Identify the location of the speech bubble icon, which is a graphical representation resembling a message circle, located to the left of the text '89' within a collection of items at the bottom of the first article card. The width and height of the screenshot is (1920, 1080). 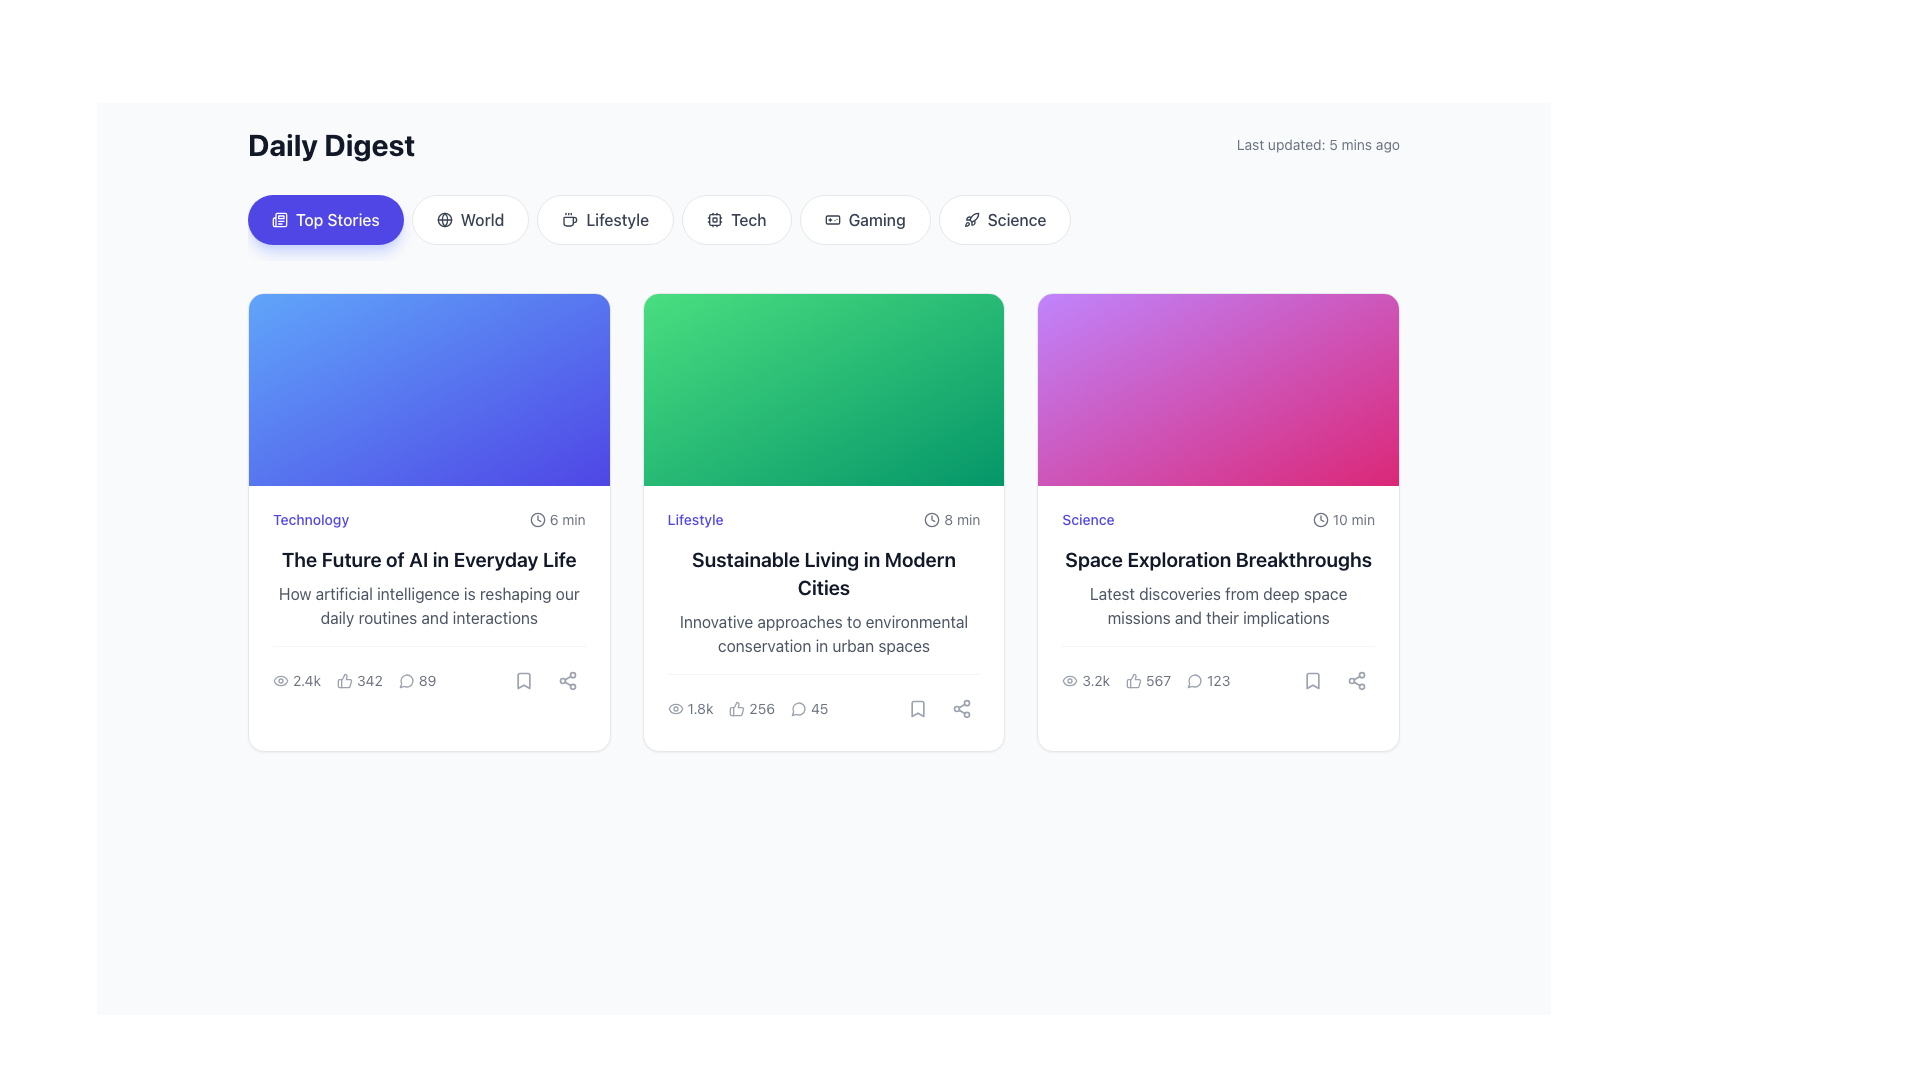
(405, 680).